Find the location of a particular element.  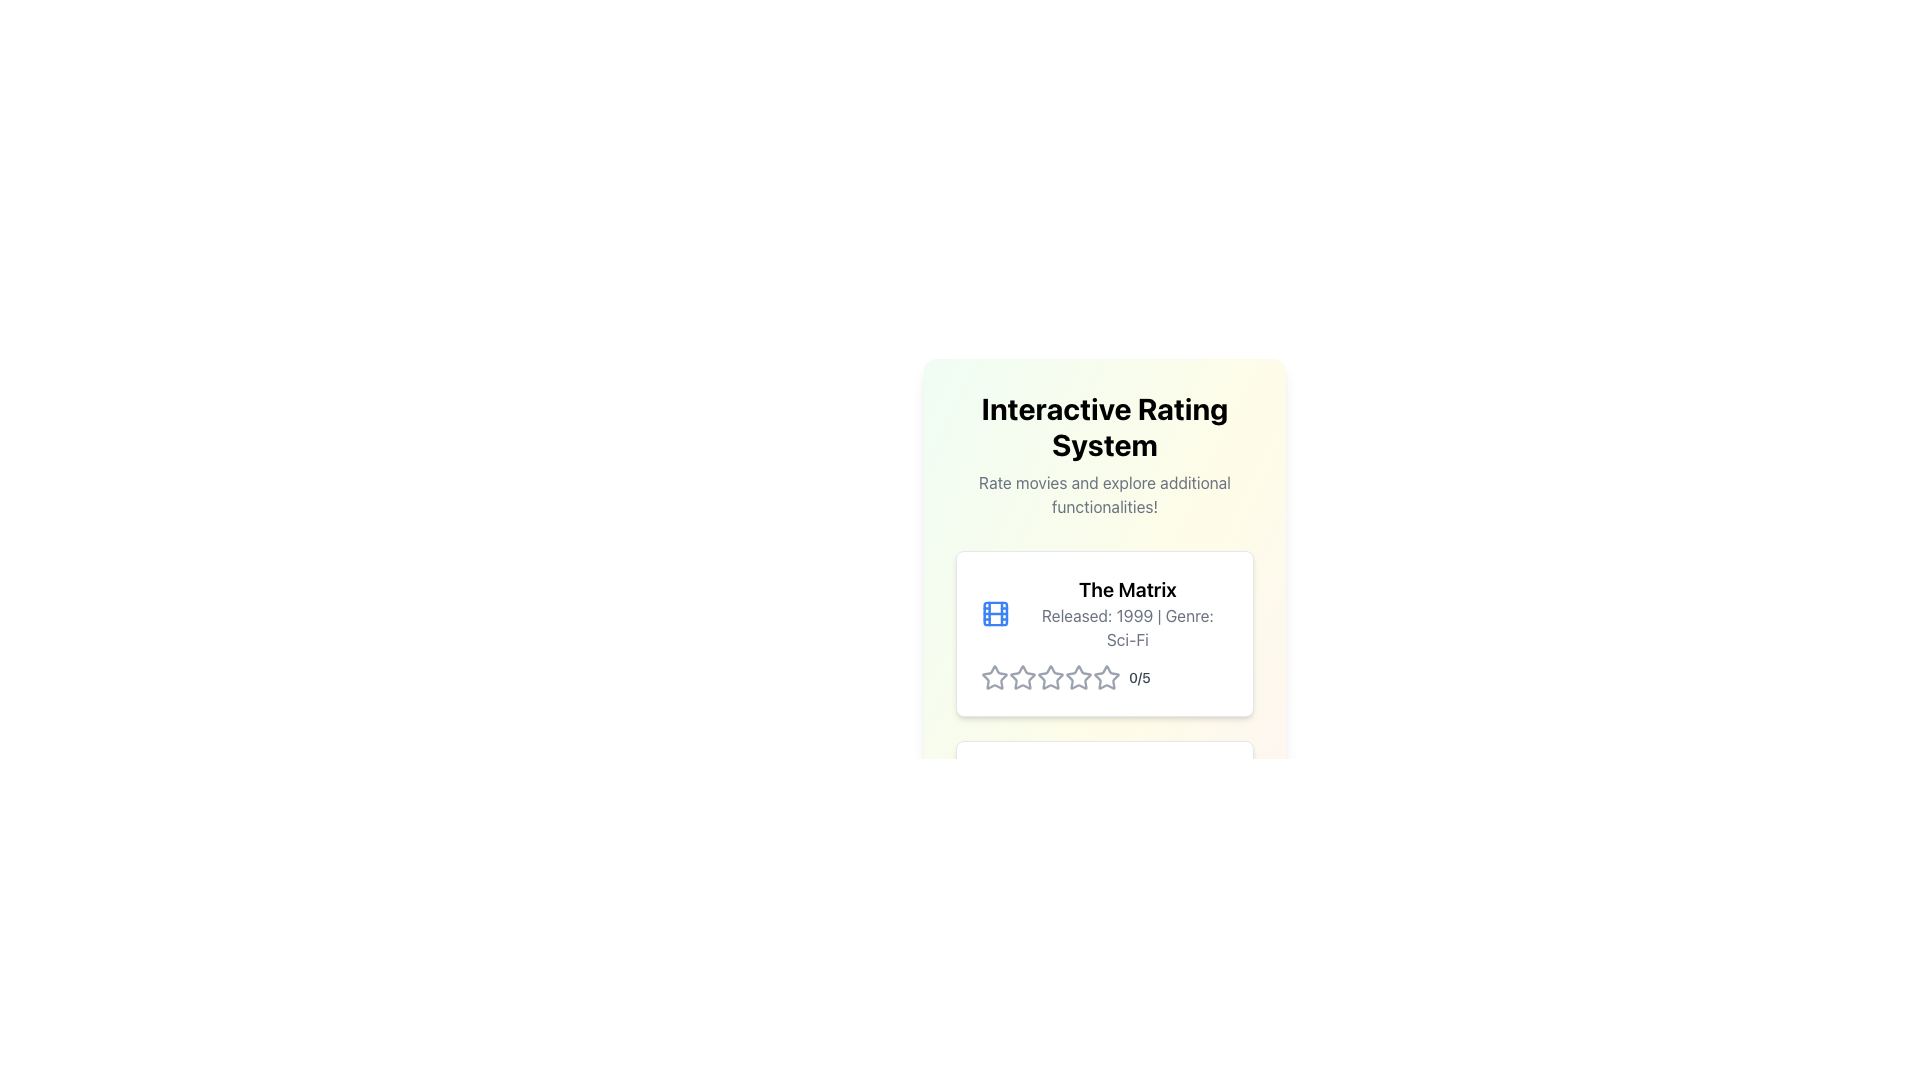

the third star is located at coordinates (1022, 677).